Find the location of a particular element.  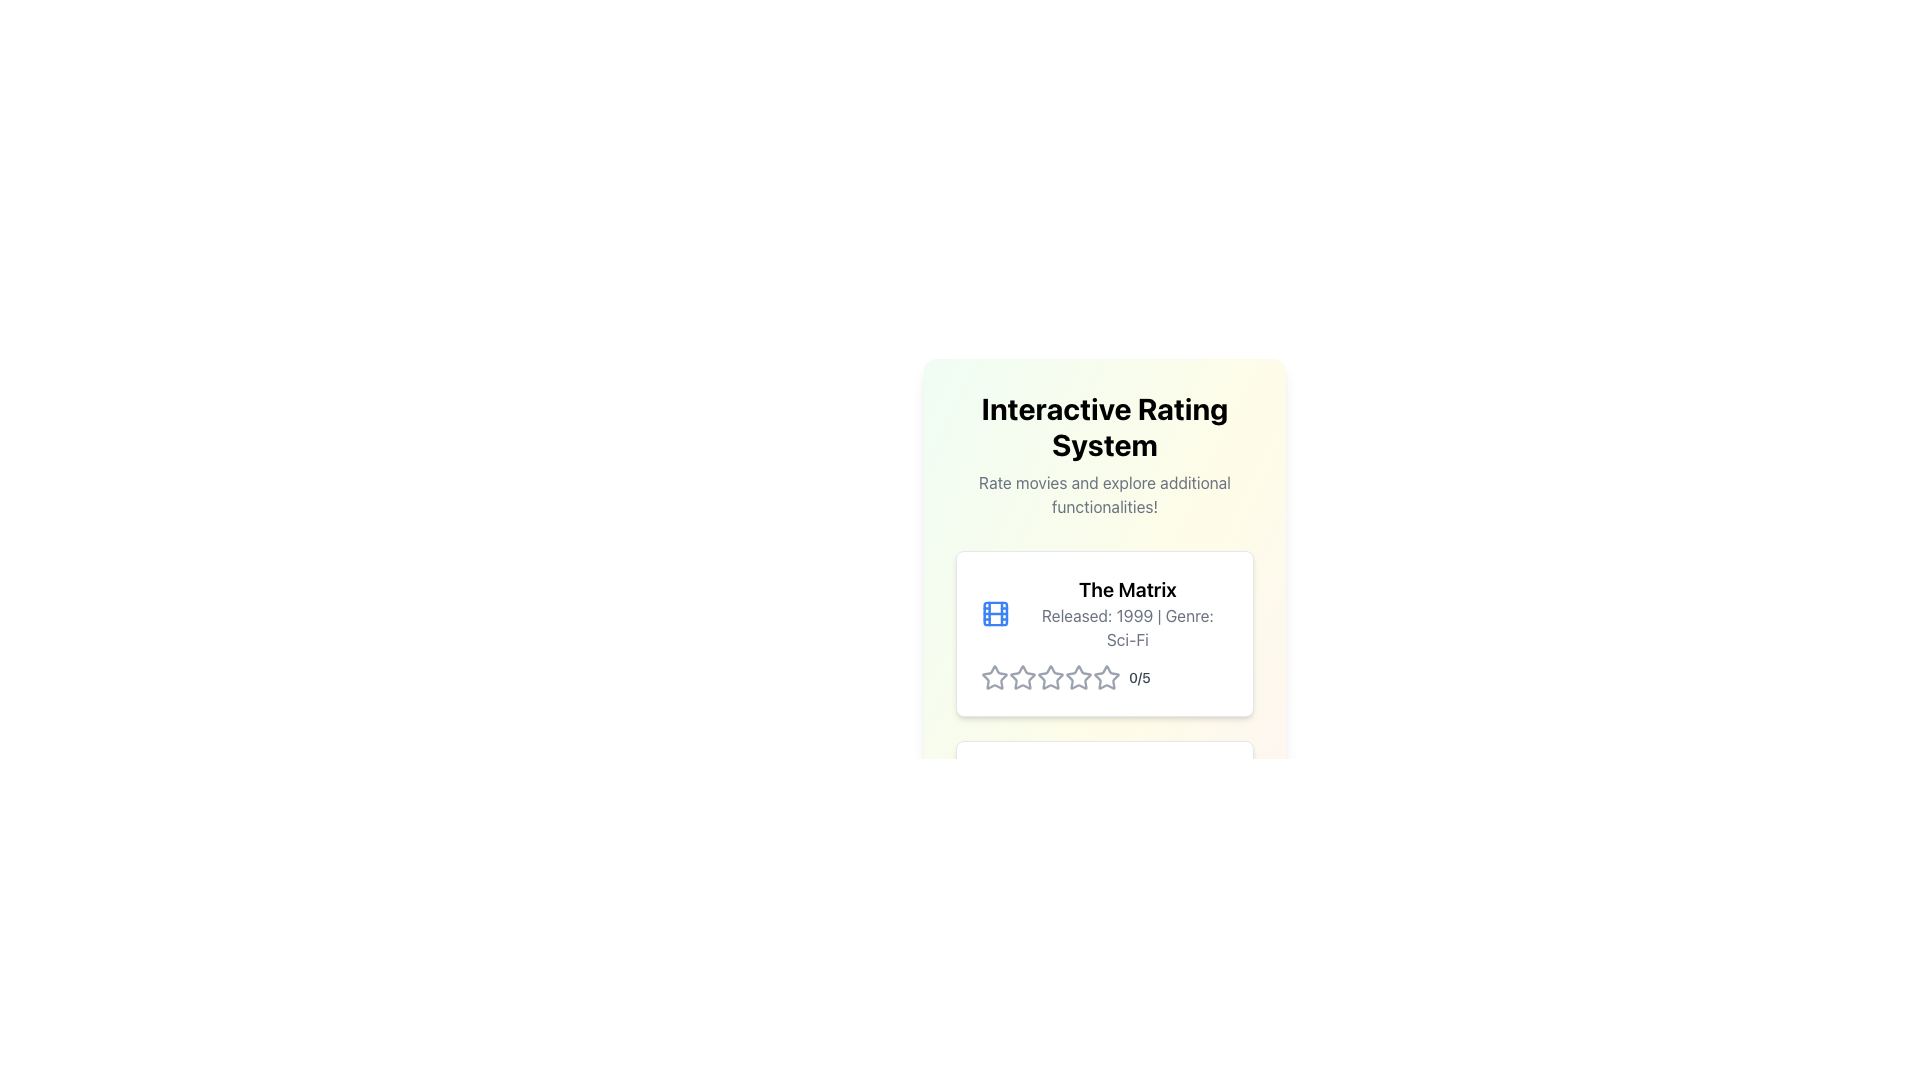

the third star is located at coordinates (1022, 677).